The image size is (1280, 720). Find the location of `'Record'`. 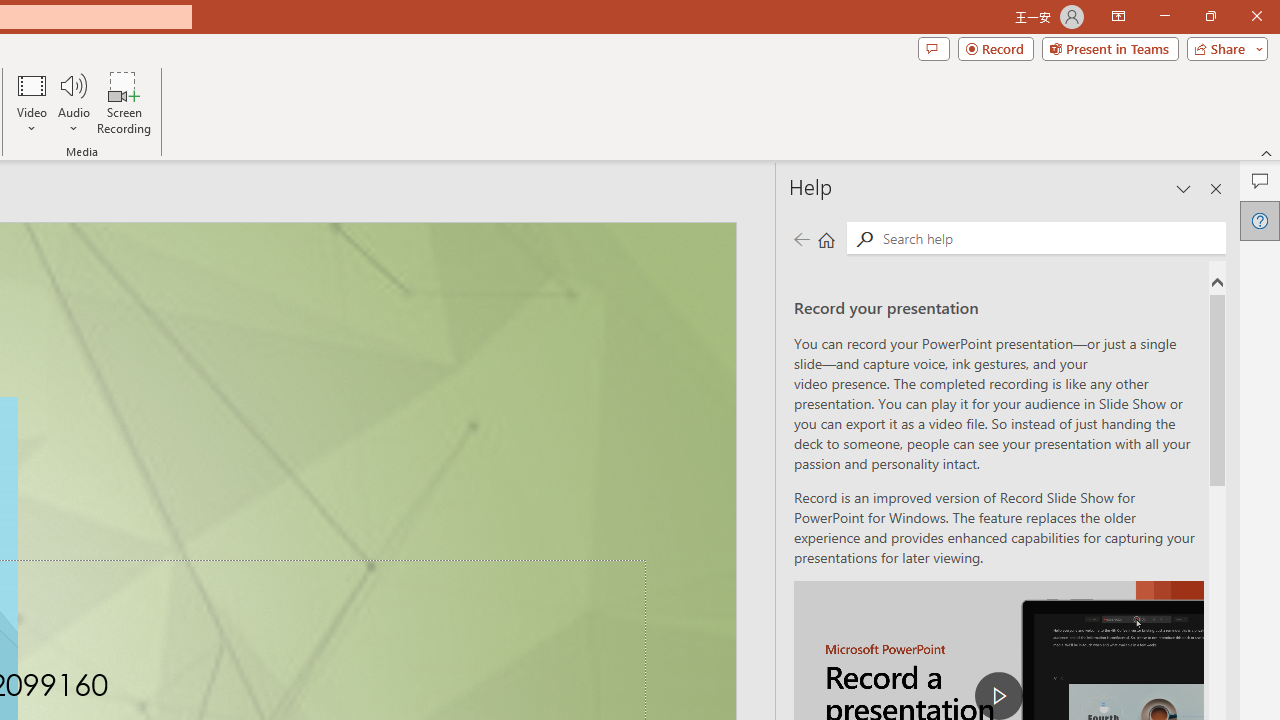

'Record' is located at coordinates (995, 47).